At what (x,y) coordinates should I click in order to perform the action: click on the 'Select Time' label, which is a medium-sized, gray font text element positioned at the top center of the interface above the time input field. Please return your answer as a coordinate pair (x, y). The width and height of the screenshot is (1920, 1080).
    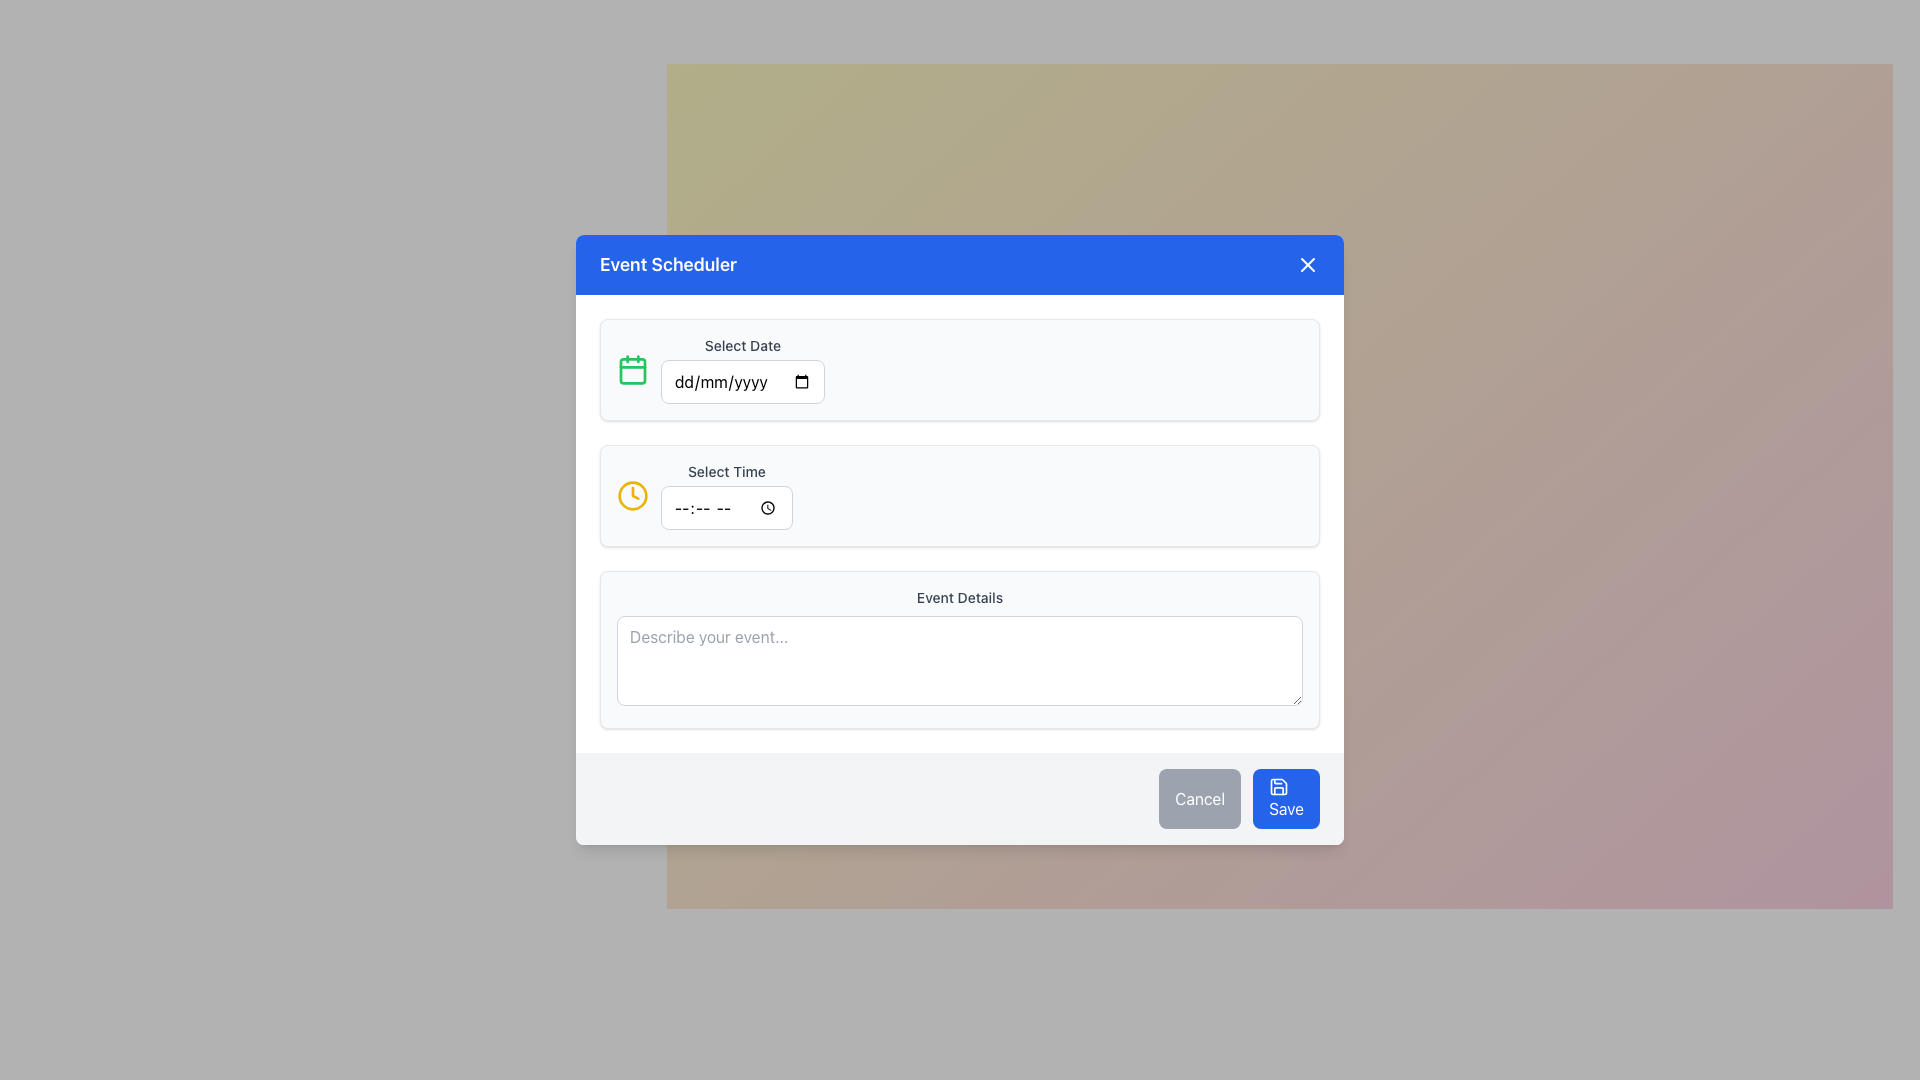
    Looking at the image, I should click on (725, 471).